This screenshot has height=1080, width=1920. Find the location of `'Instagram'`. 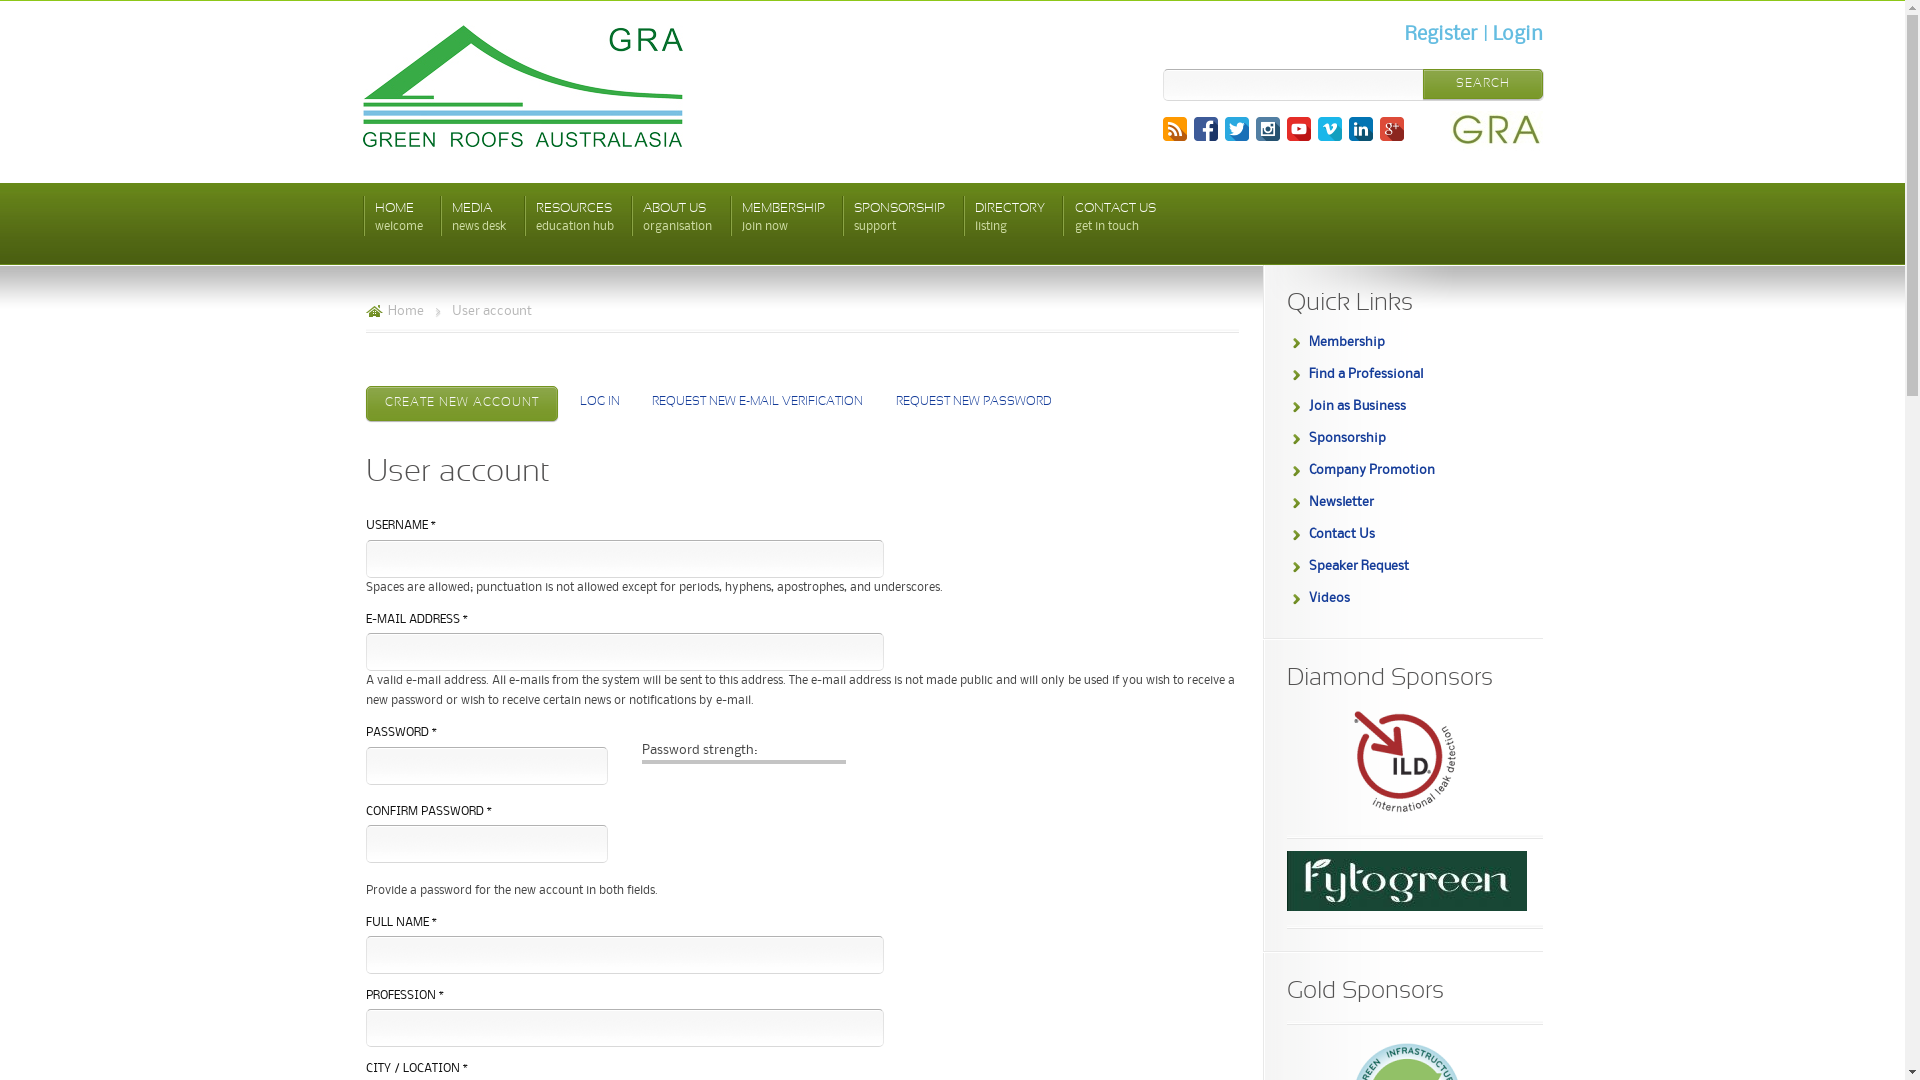

'Instagram' is located at coordinates (1270, 131).